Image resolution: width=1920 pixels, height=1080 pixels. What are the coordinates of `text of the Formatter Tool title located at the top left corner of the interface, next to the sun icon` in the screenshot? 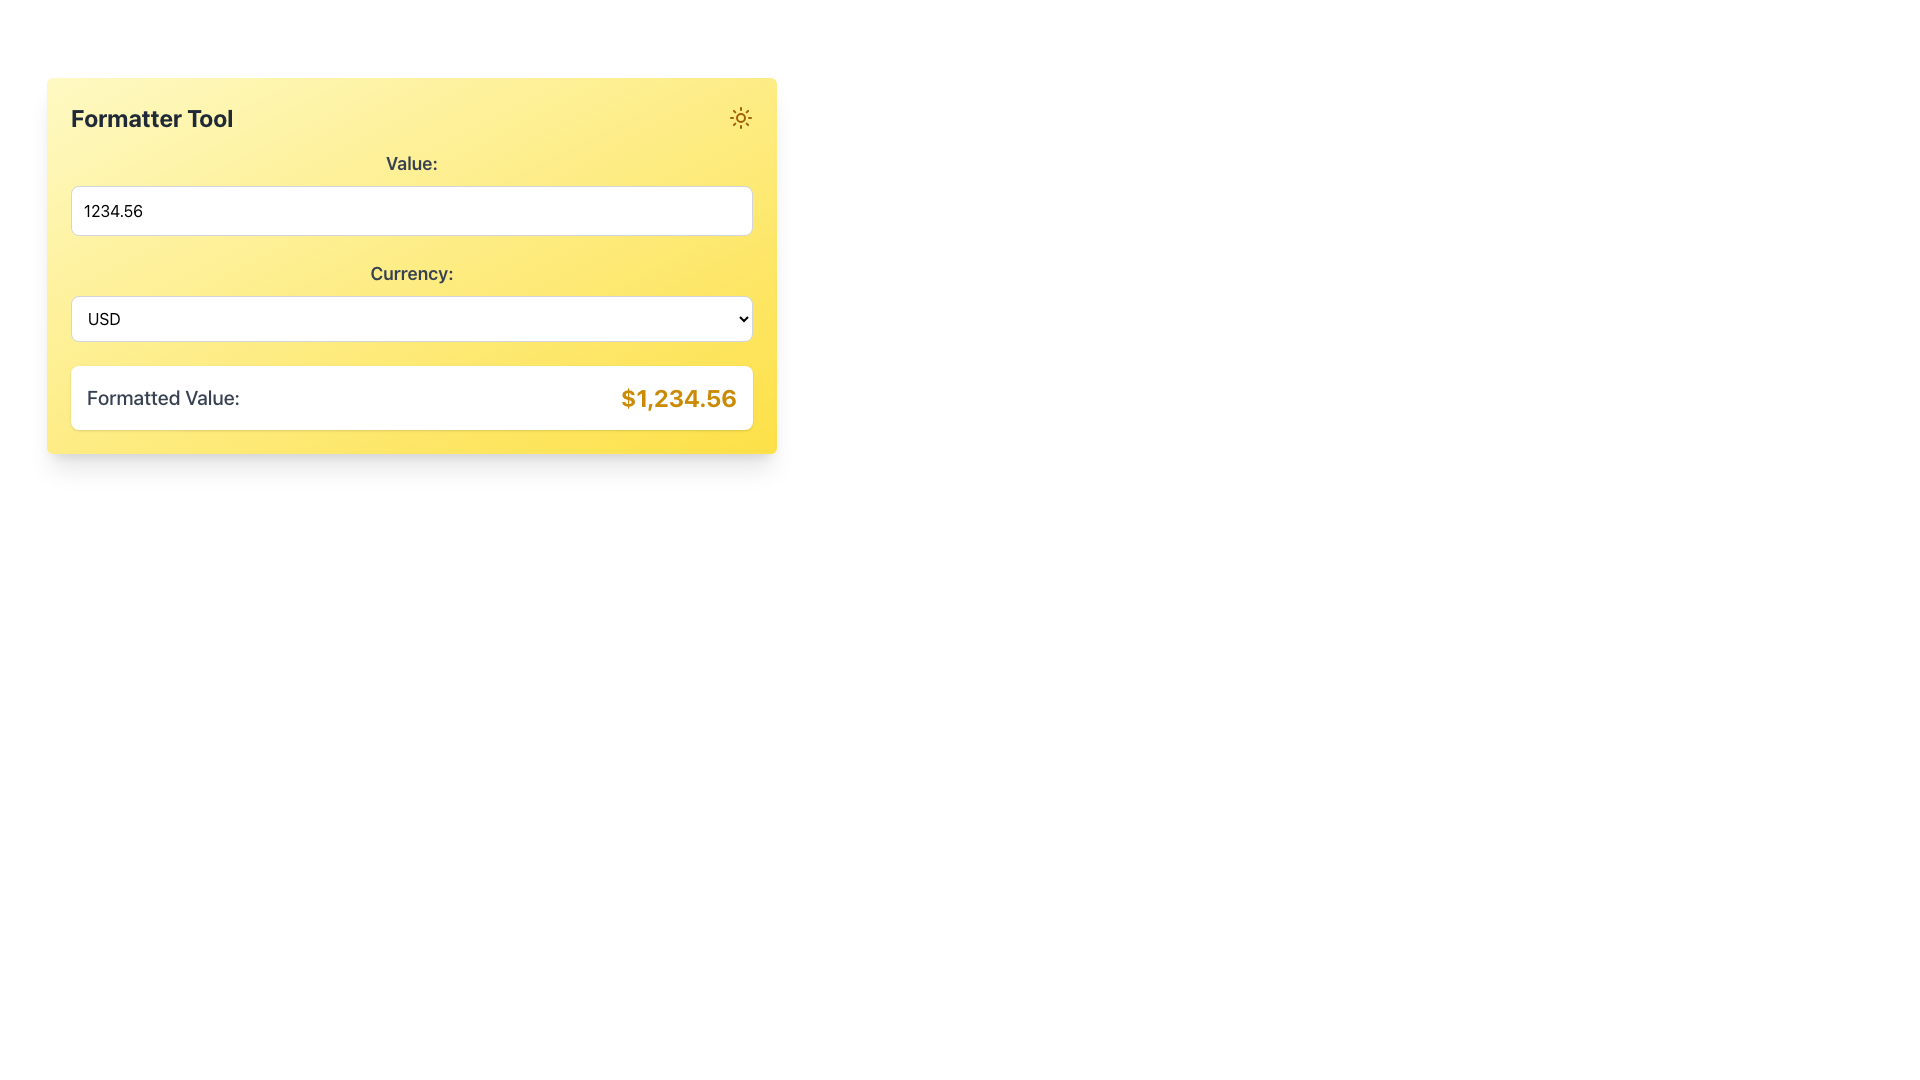 It's located at (151, 118).